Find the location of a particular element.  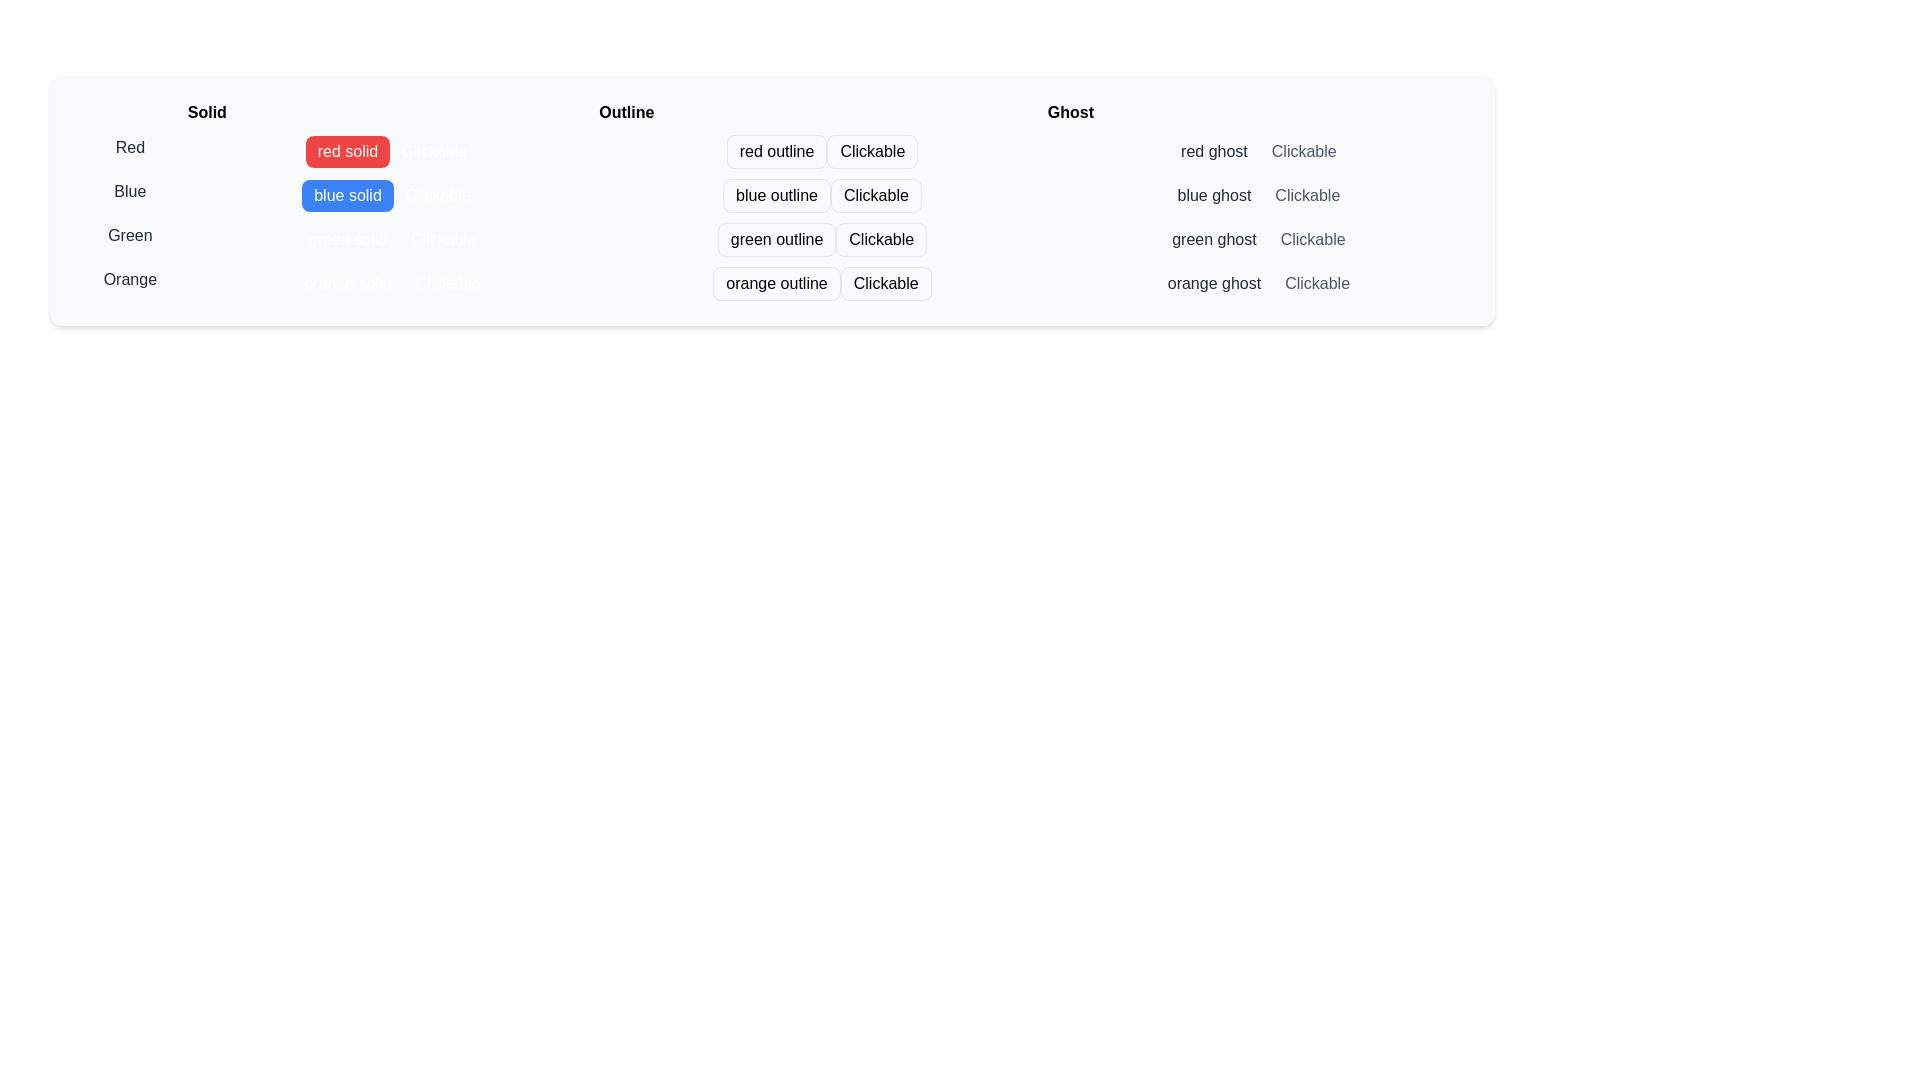

the 'Red Solid' composite label element in the first row of the 'Solid' column is located at coordinates (392, 146).